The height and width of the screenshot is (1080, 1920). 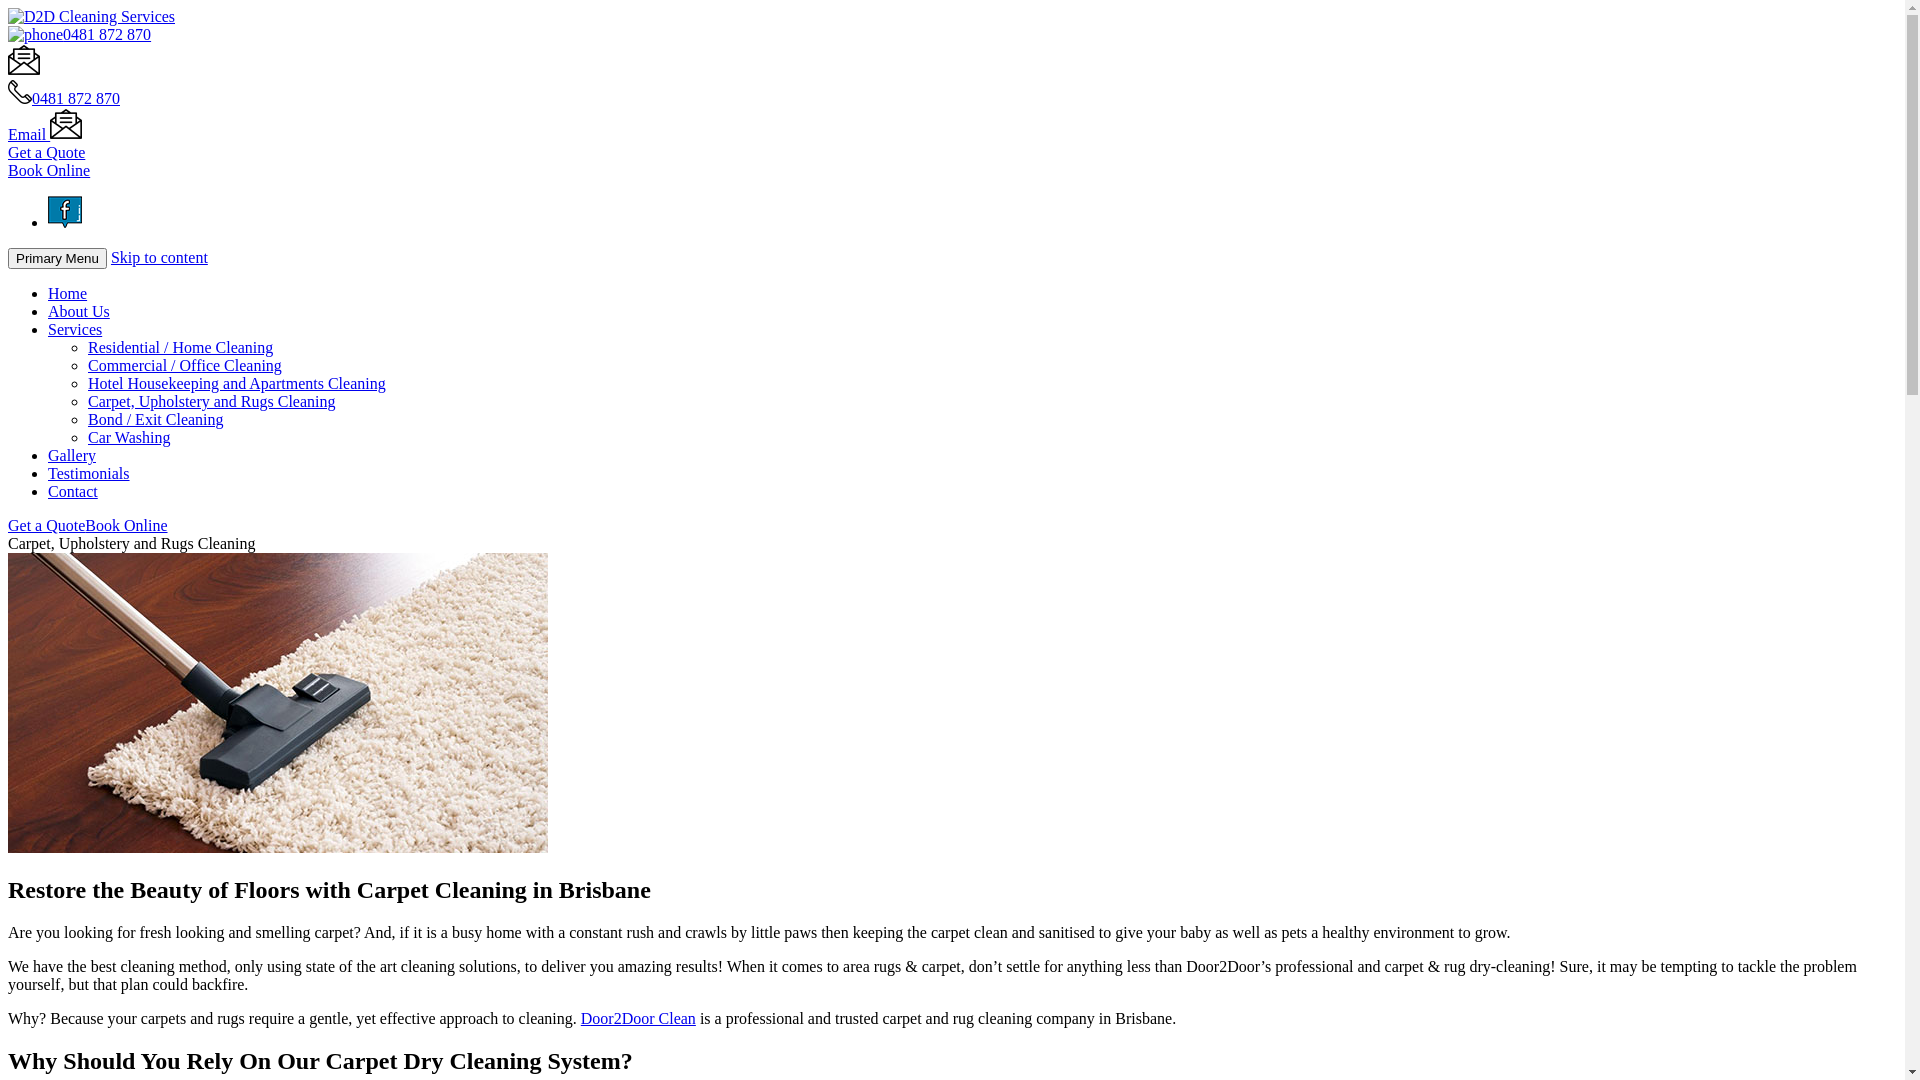 What do you see at coordinates (86, 365) in the screenshot?
I see `'Commercial / Office Cleaning'` at bounding box center [86, 365].